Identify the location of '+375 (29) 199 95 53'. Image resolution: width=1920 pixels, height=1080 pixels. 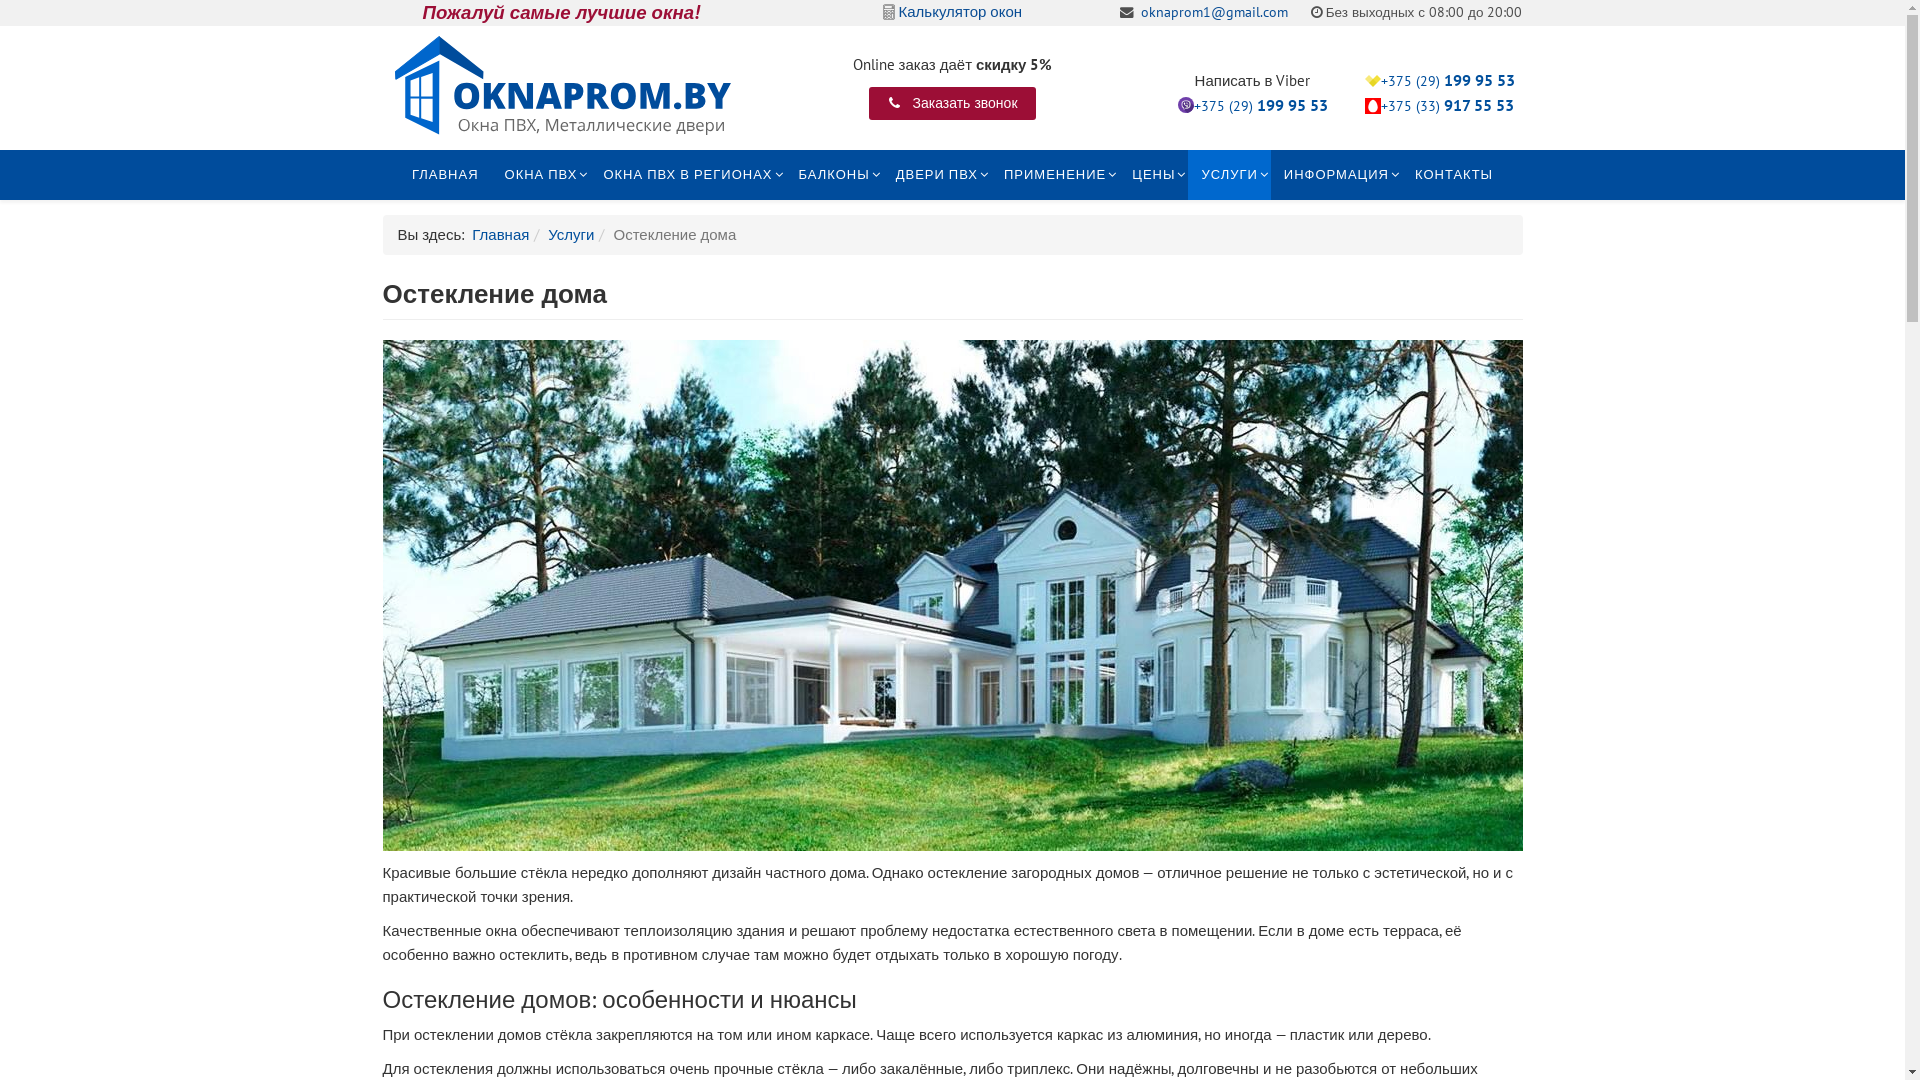
(1448, 79).